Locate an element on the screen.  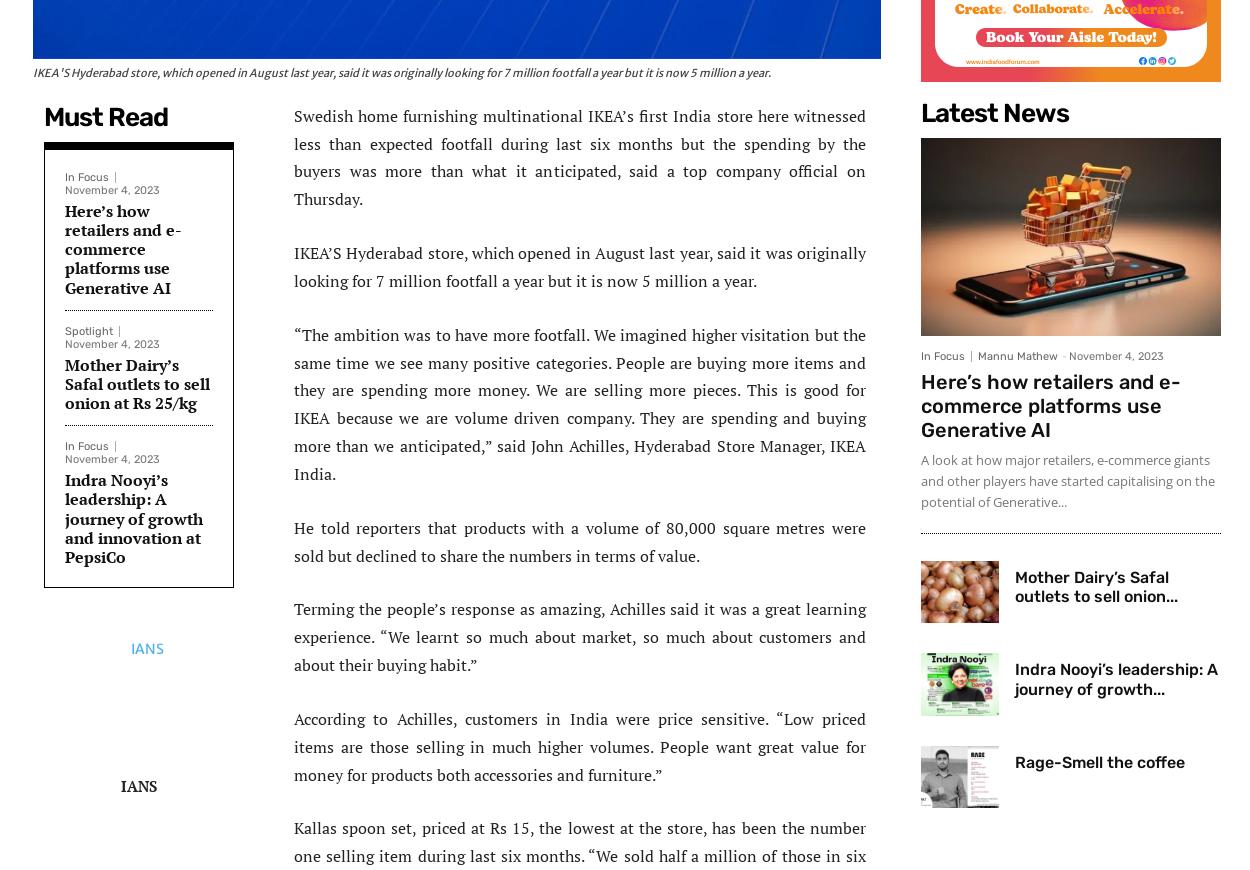
'Swedish home furnishing multinational IKEA’s first India store here witnessed less than expected footfall during last six months but the spending by the buyers was more than what it anticipated, said a top company official on Thursday.' is located at coordinates (294, 156).